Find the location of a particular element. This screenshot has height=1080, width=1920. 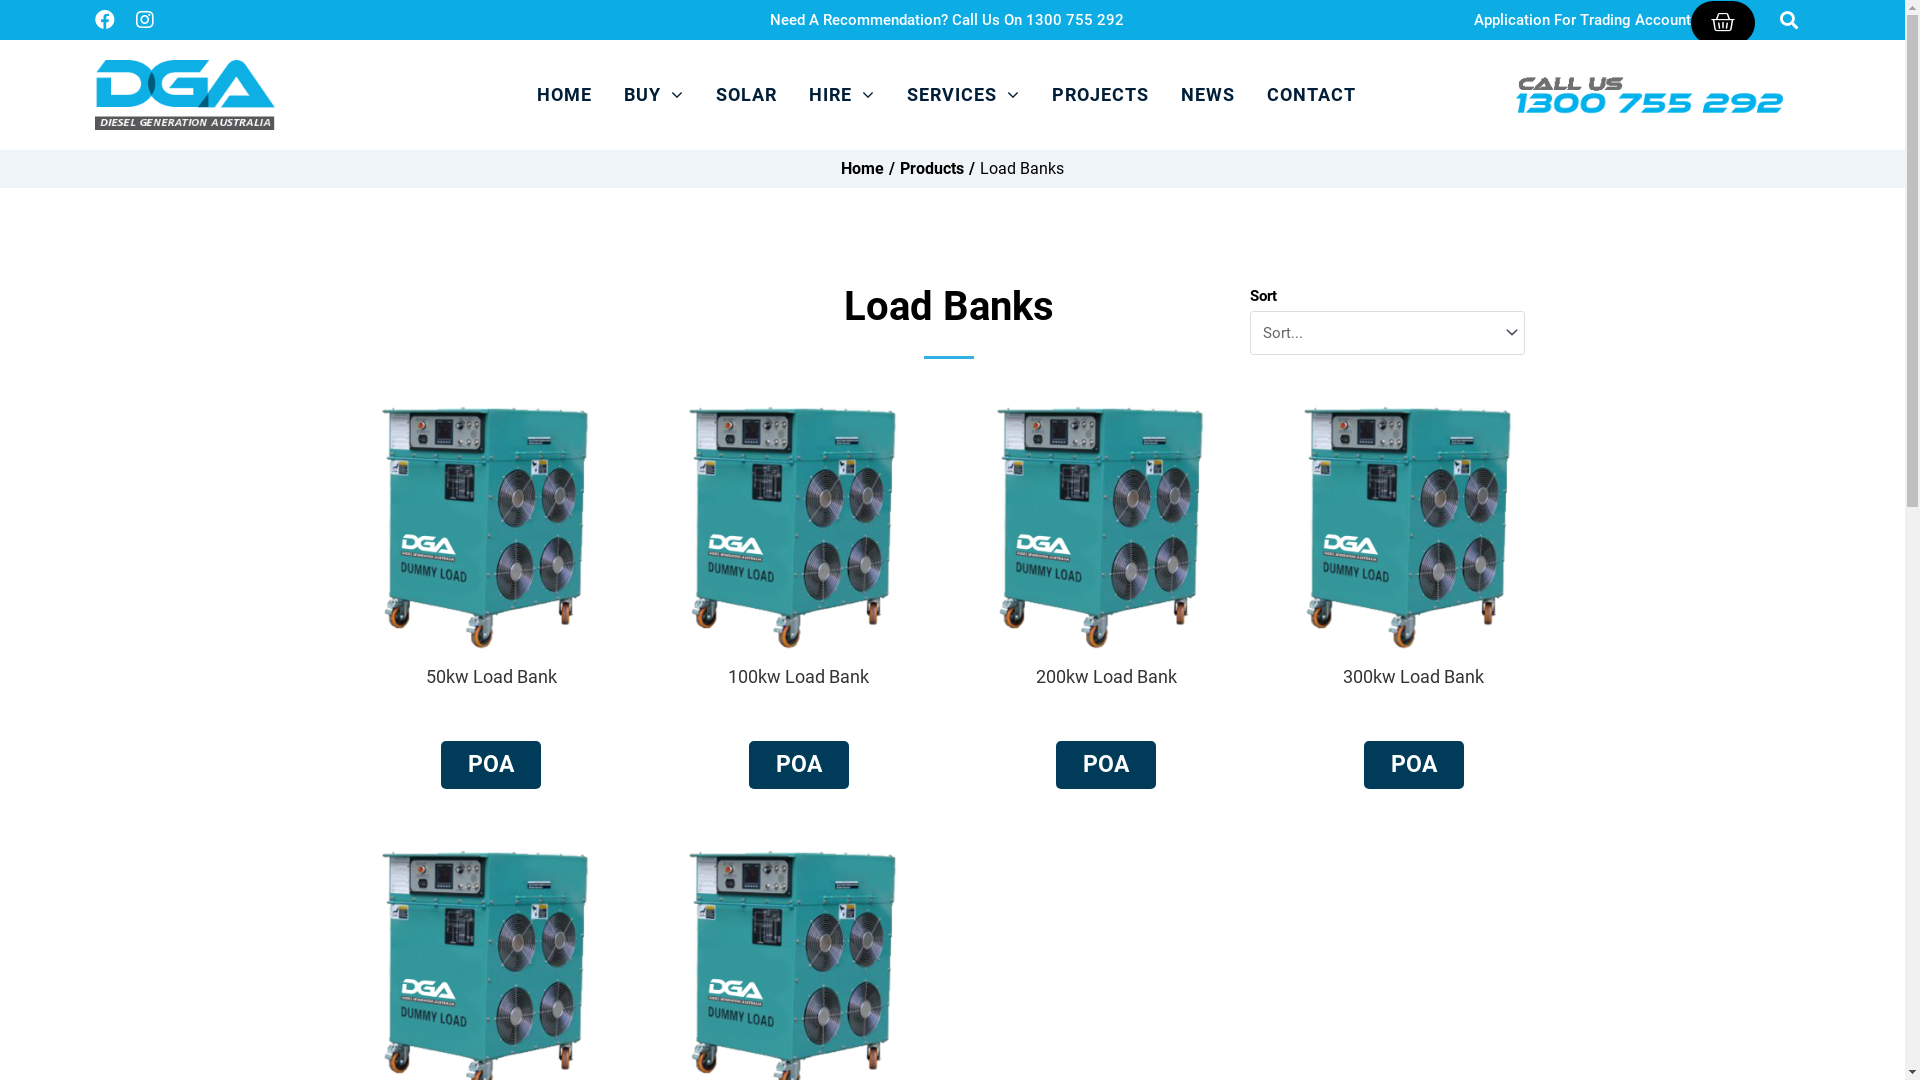

'NEWS' is located at coordinates (1207, 95).